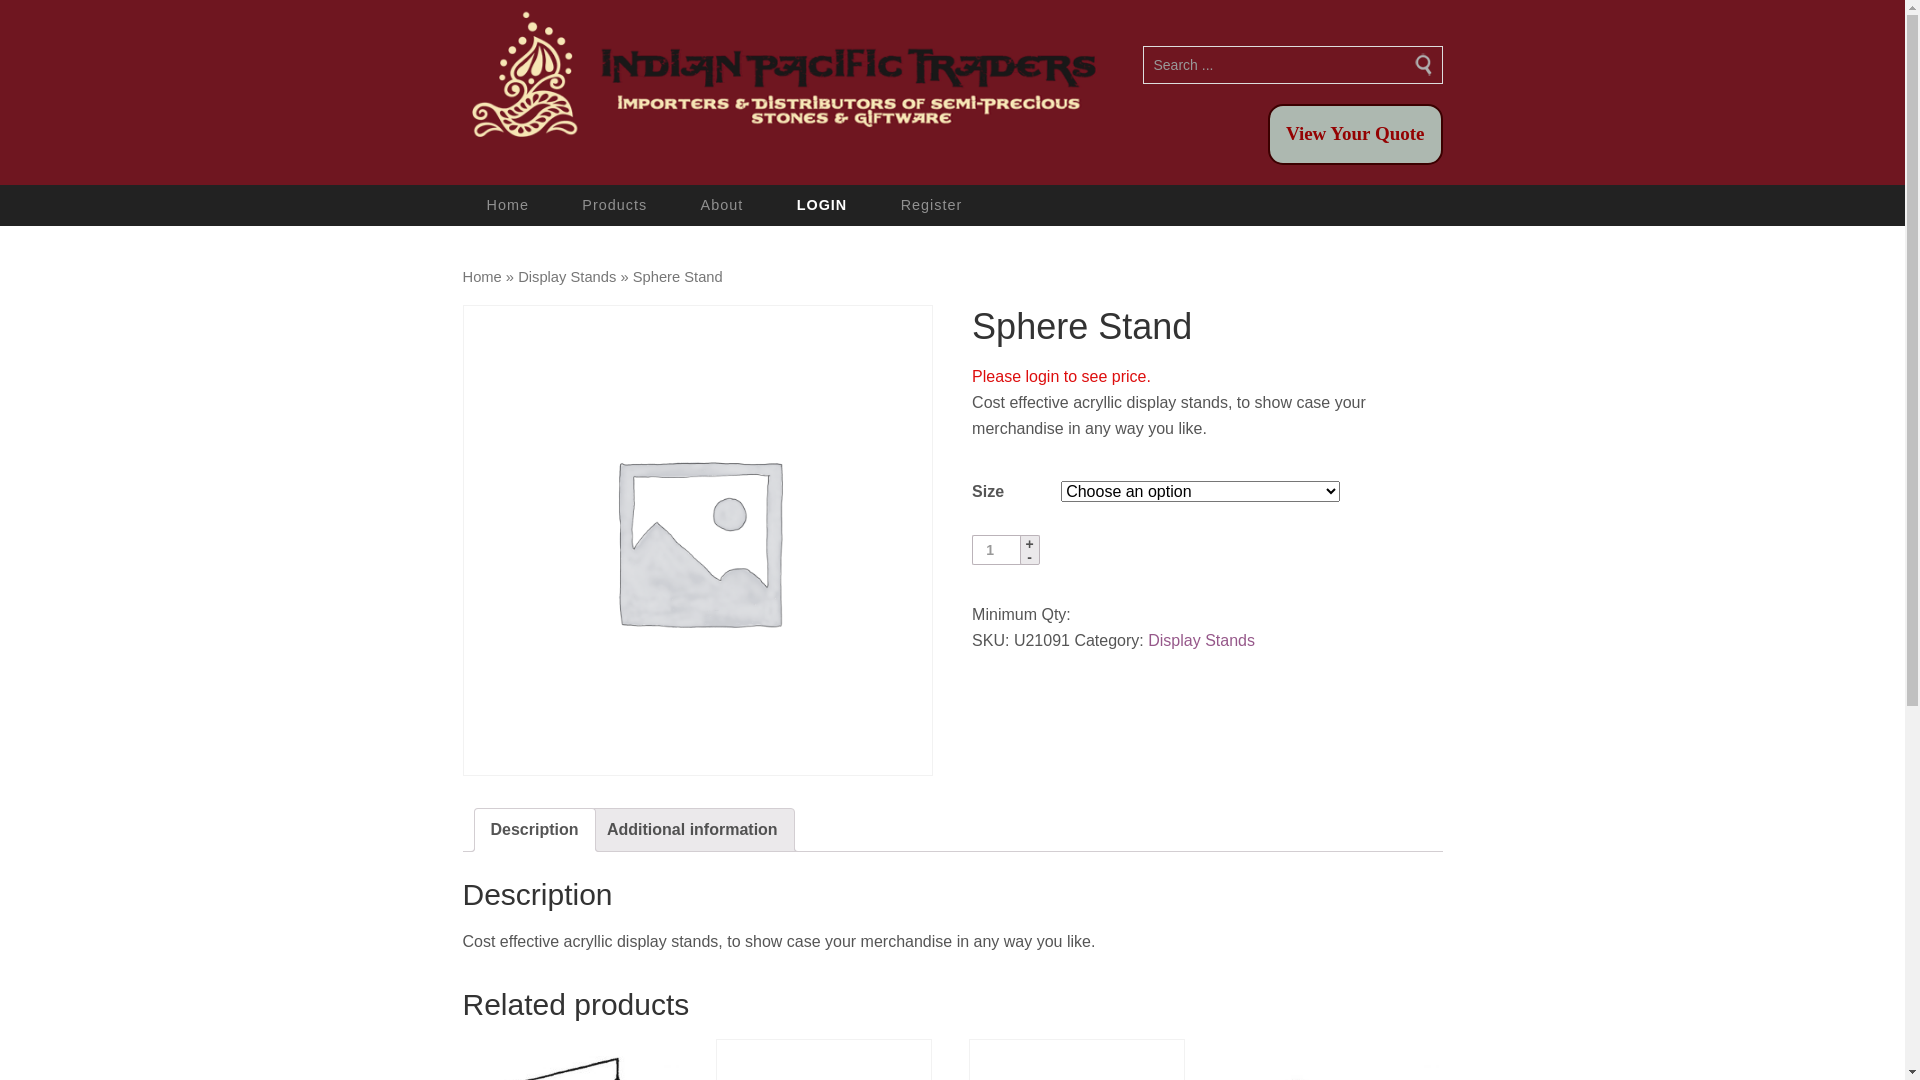  Describe the element at coordinates (565, 277) in the screenshot. I see `'Display Stands'` at that location.